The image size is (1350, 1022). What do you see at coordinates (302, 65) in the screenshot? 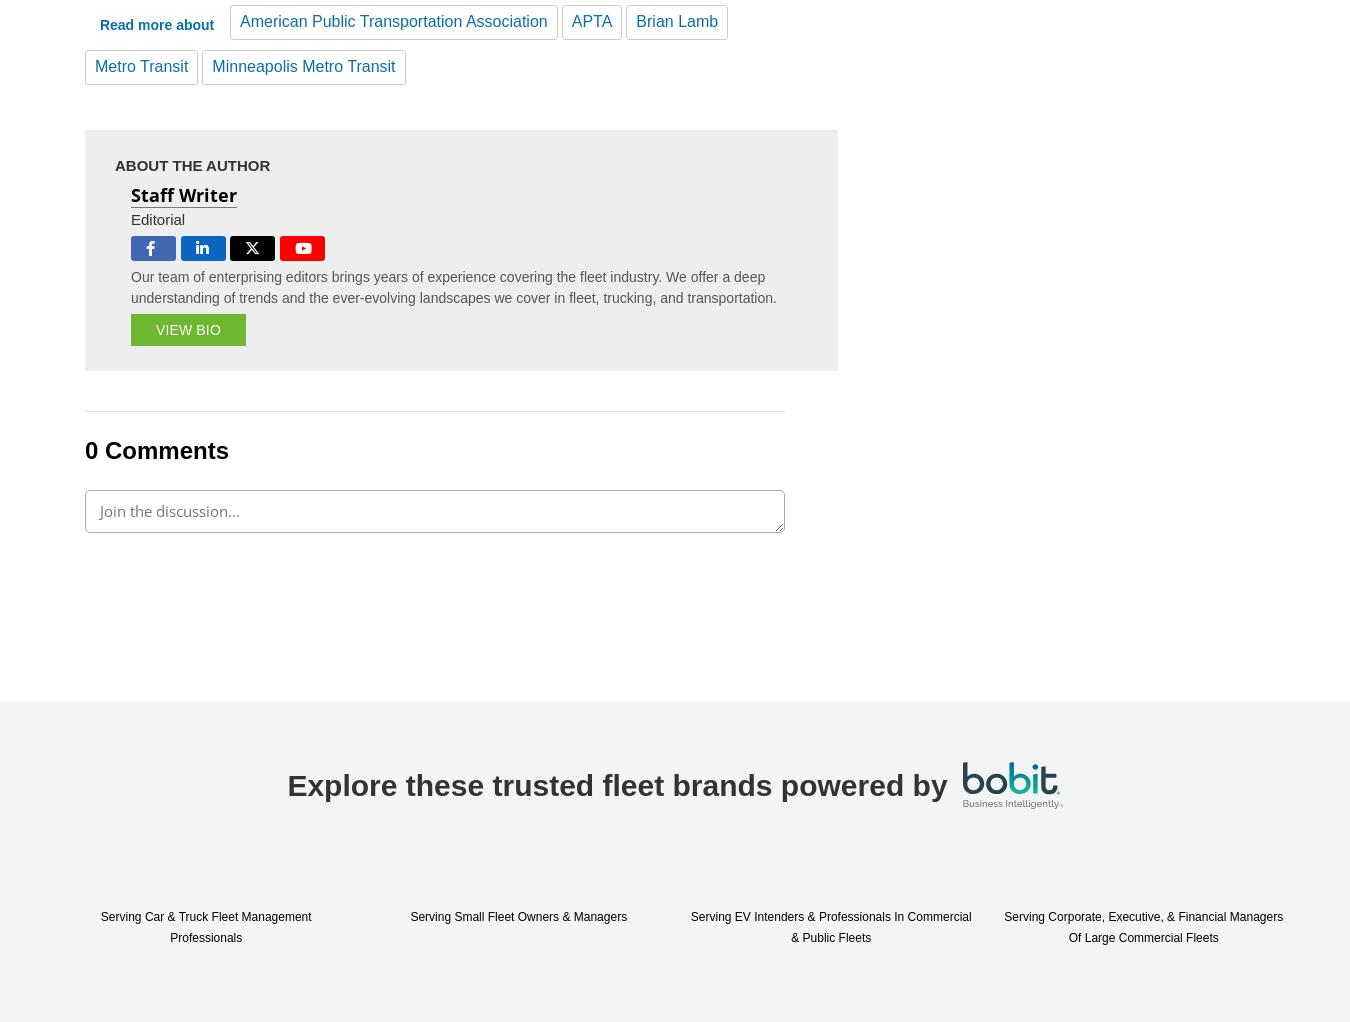
I see `'Minneapolis Metro Transit'` at bounding box center [302, 65].